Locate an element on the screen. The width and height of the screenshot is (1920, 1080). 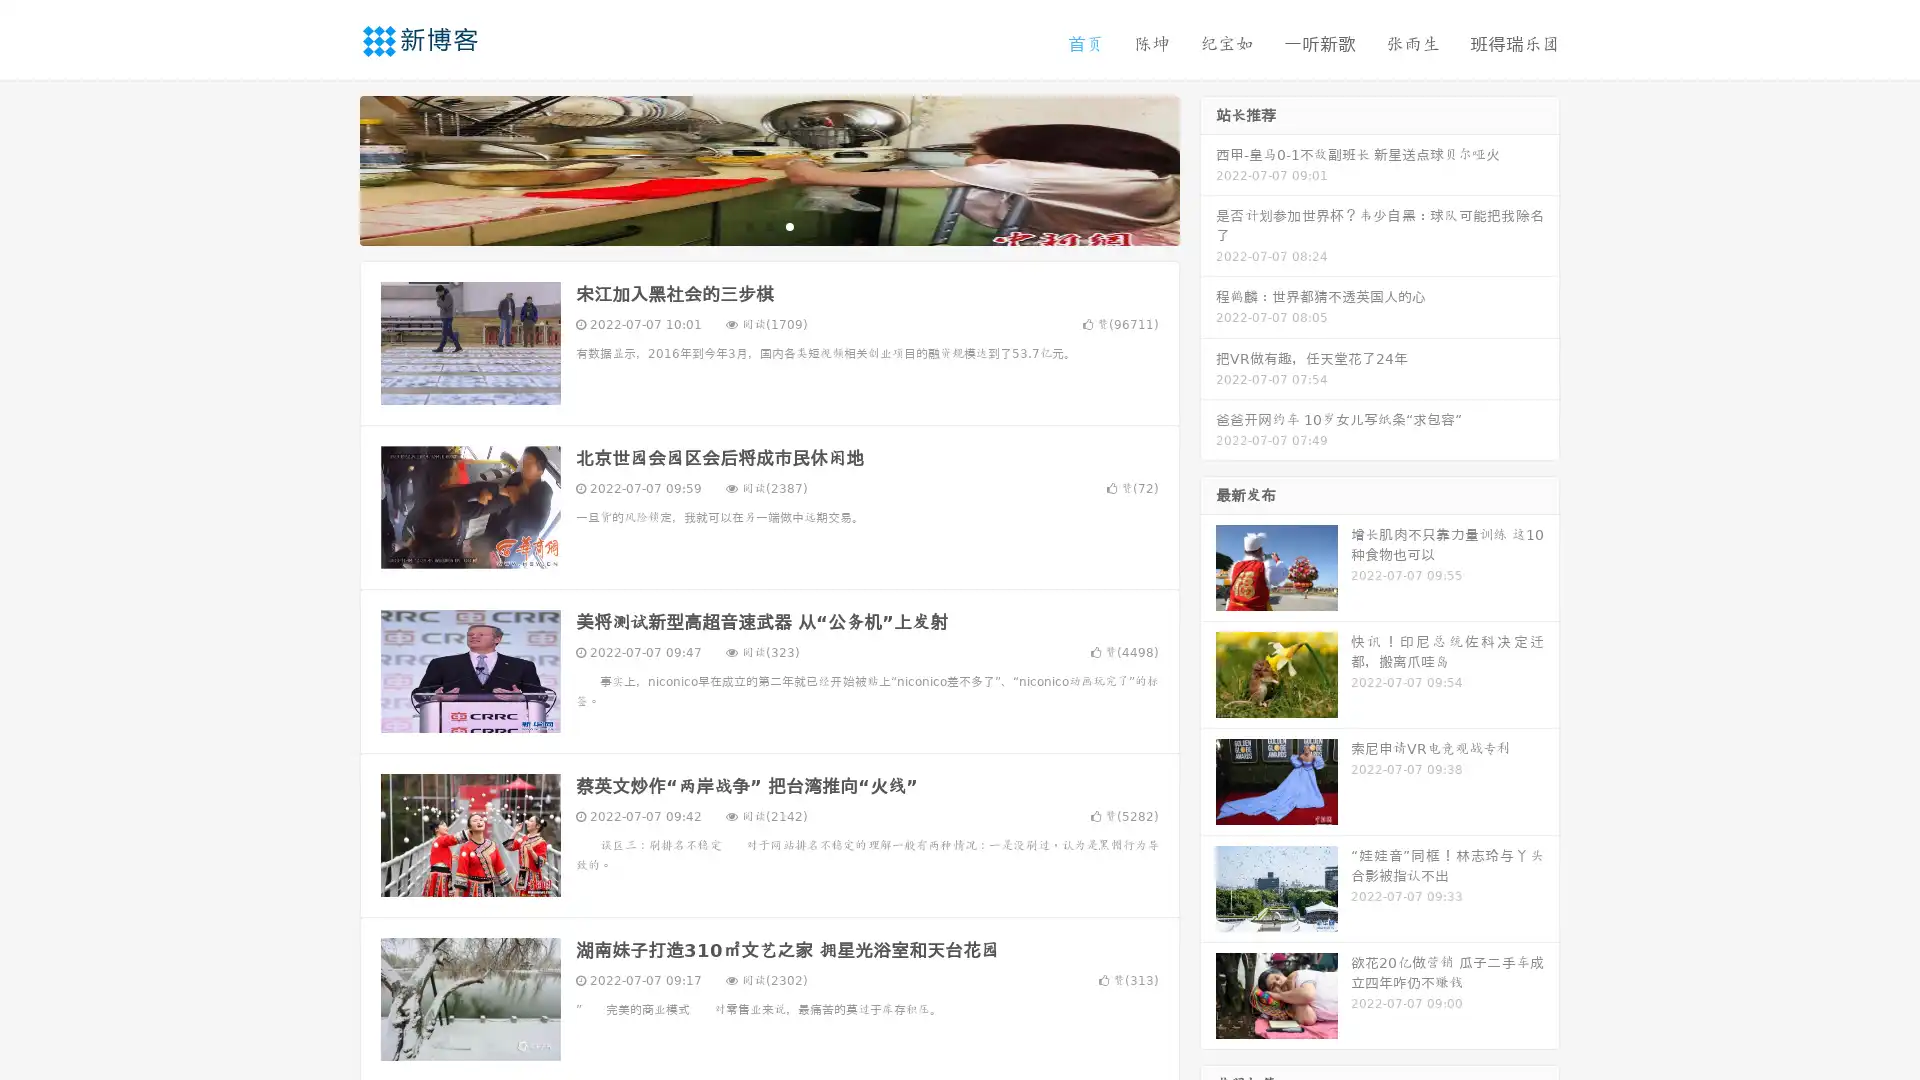
Go to slide 2 is located at coordinates (768, 225).